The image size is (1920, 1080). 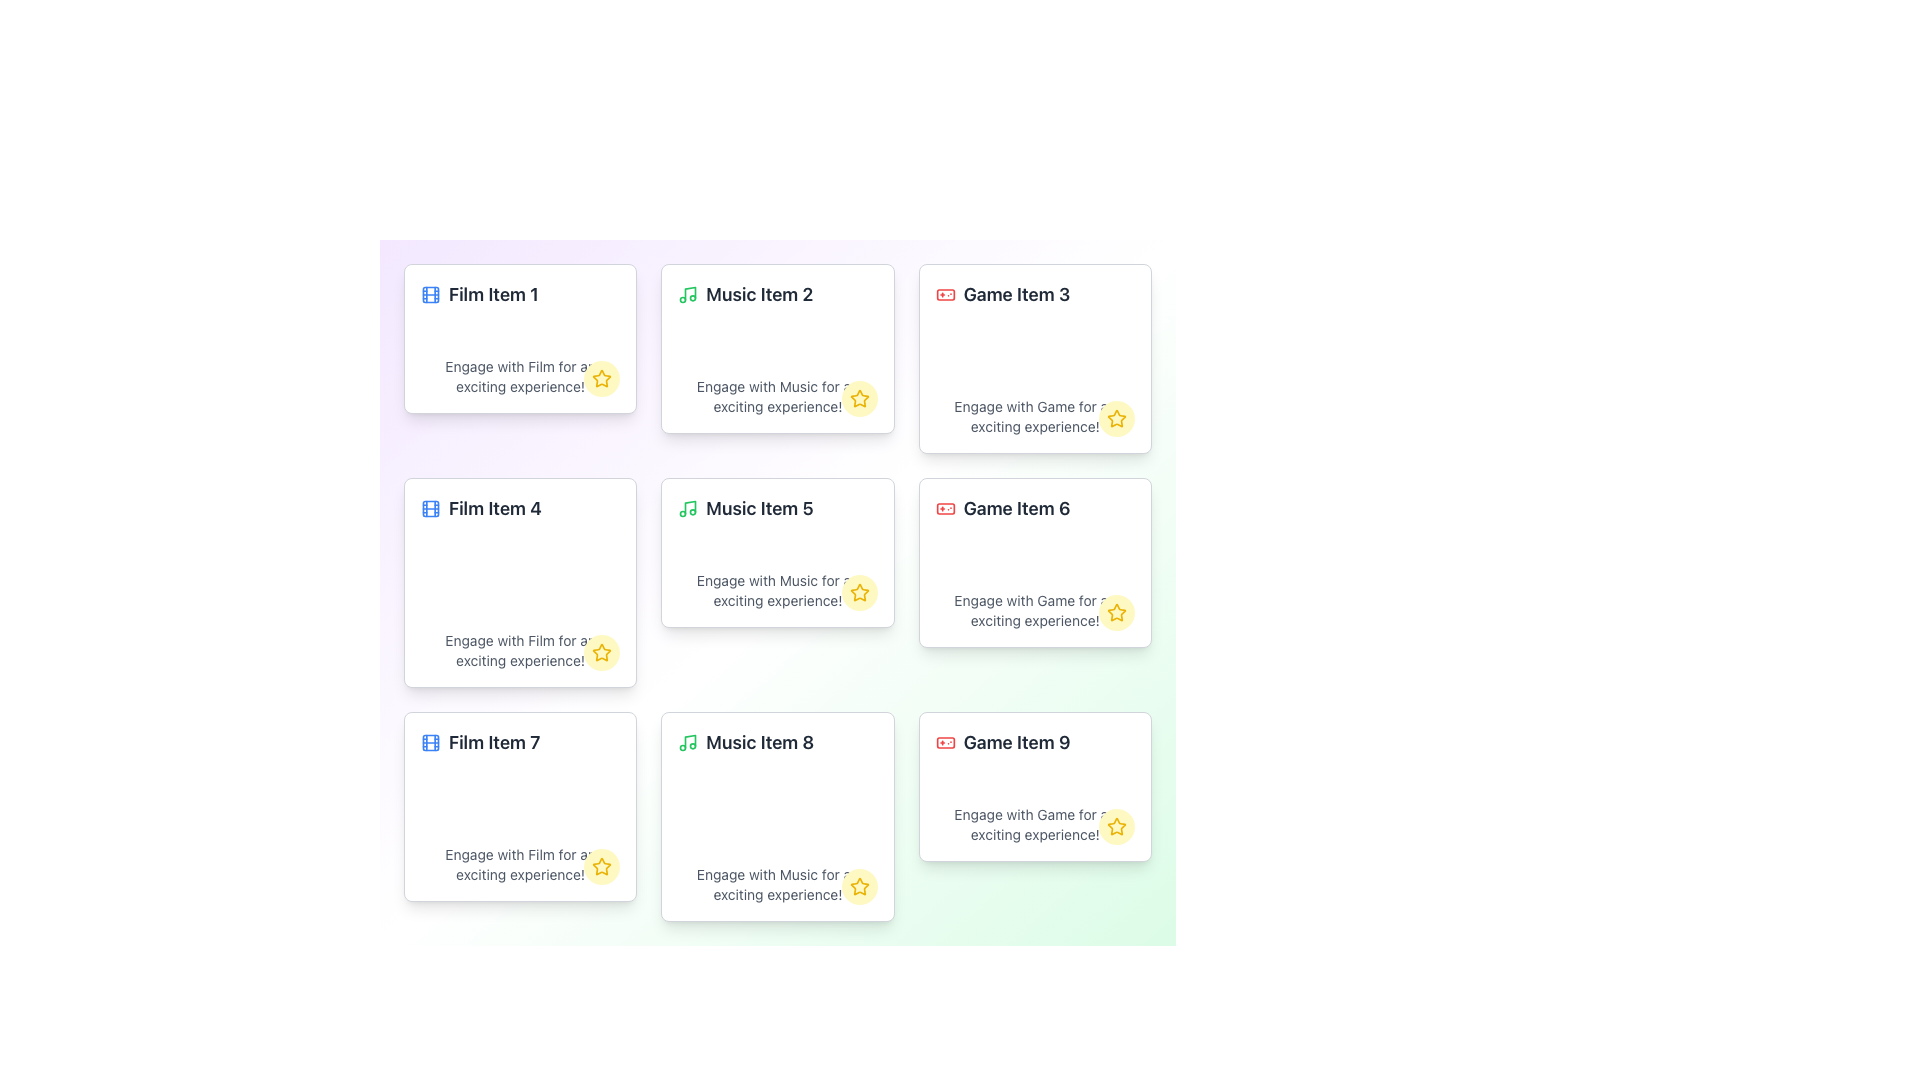 I want to click on the star button located in the bottom-right corner of the card labeled 'Game Item 9', so click(x=1116, y=826).